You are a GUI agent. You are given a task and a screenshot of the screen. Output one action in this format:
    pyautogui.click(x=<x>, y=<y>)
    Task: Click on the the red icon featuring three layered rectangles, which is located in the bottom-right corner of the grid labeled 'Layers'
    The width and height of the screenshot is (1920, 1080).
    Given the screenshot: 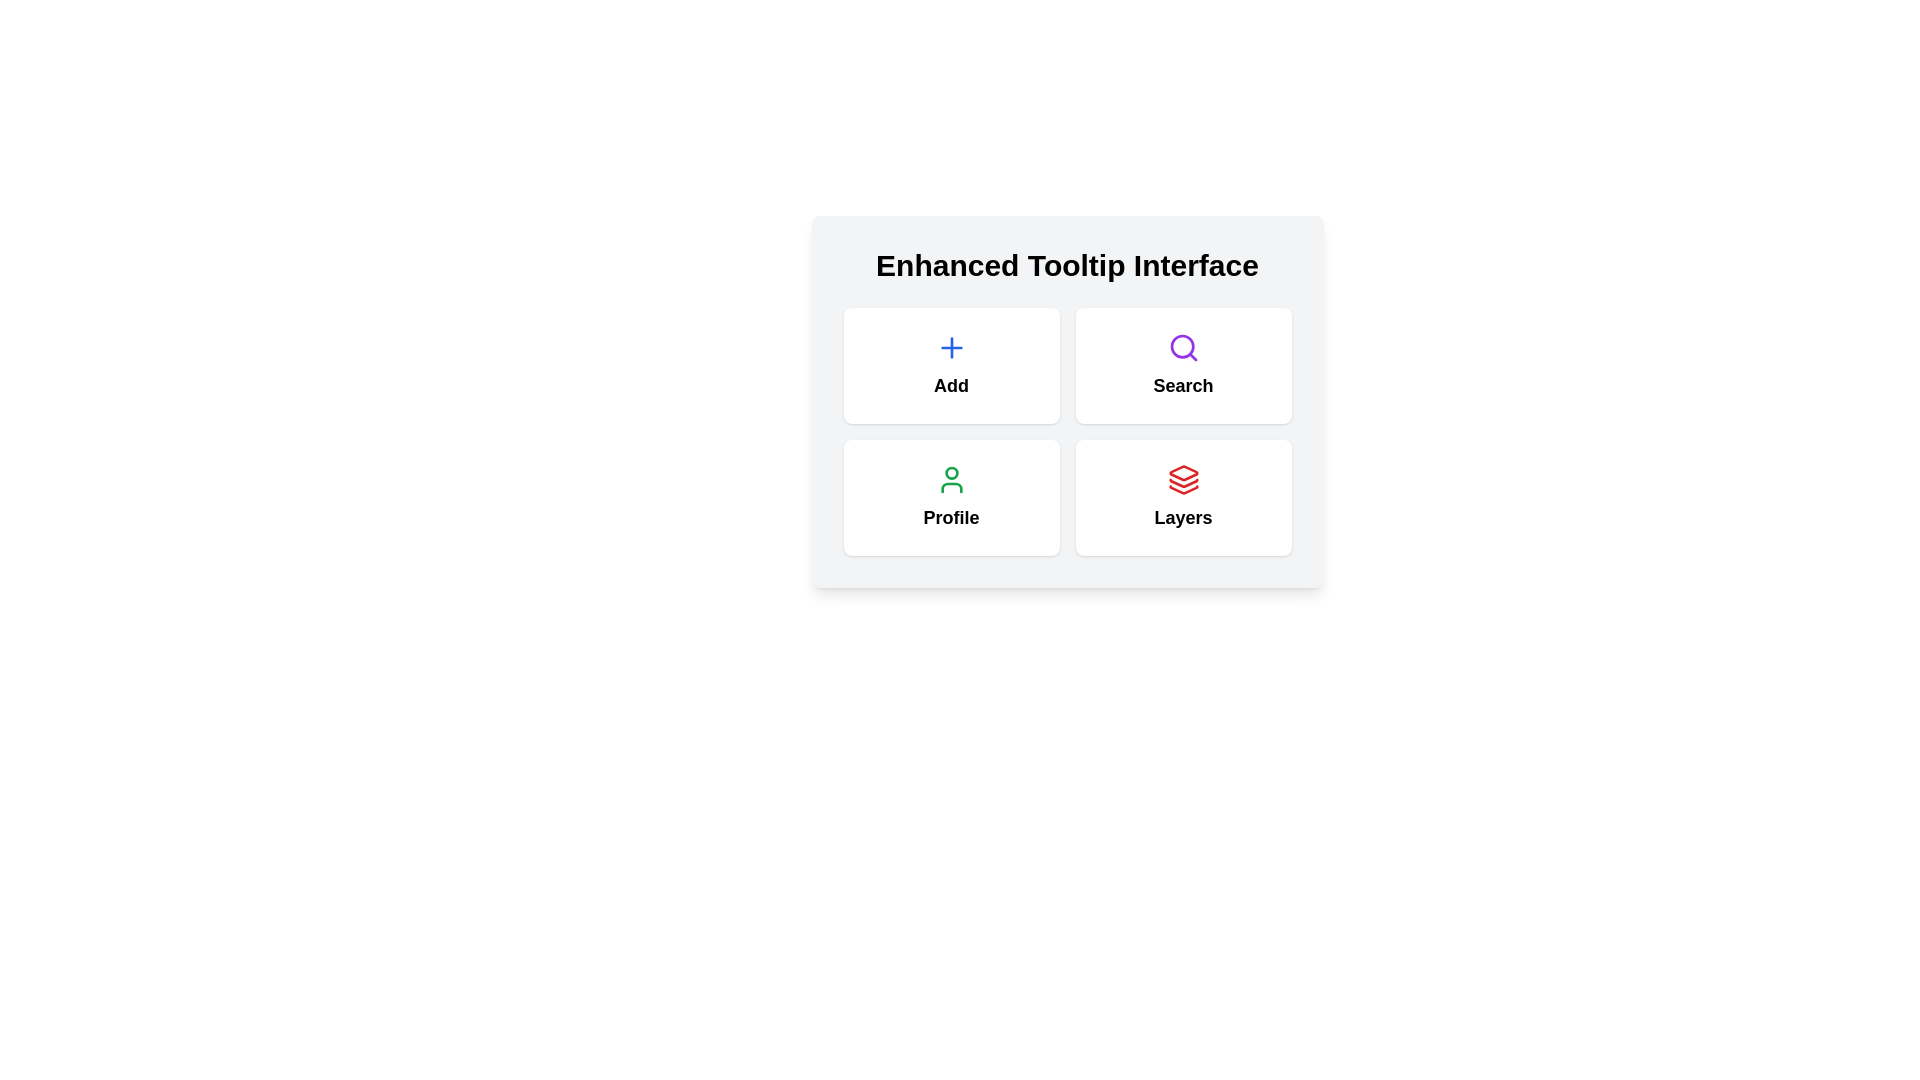 What is the action you would take?
    pyautogui.click(x=1183, y=479)
    